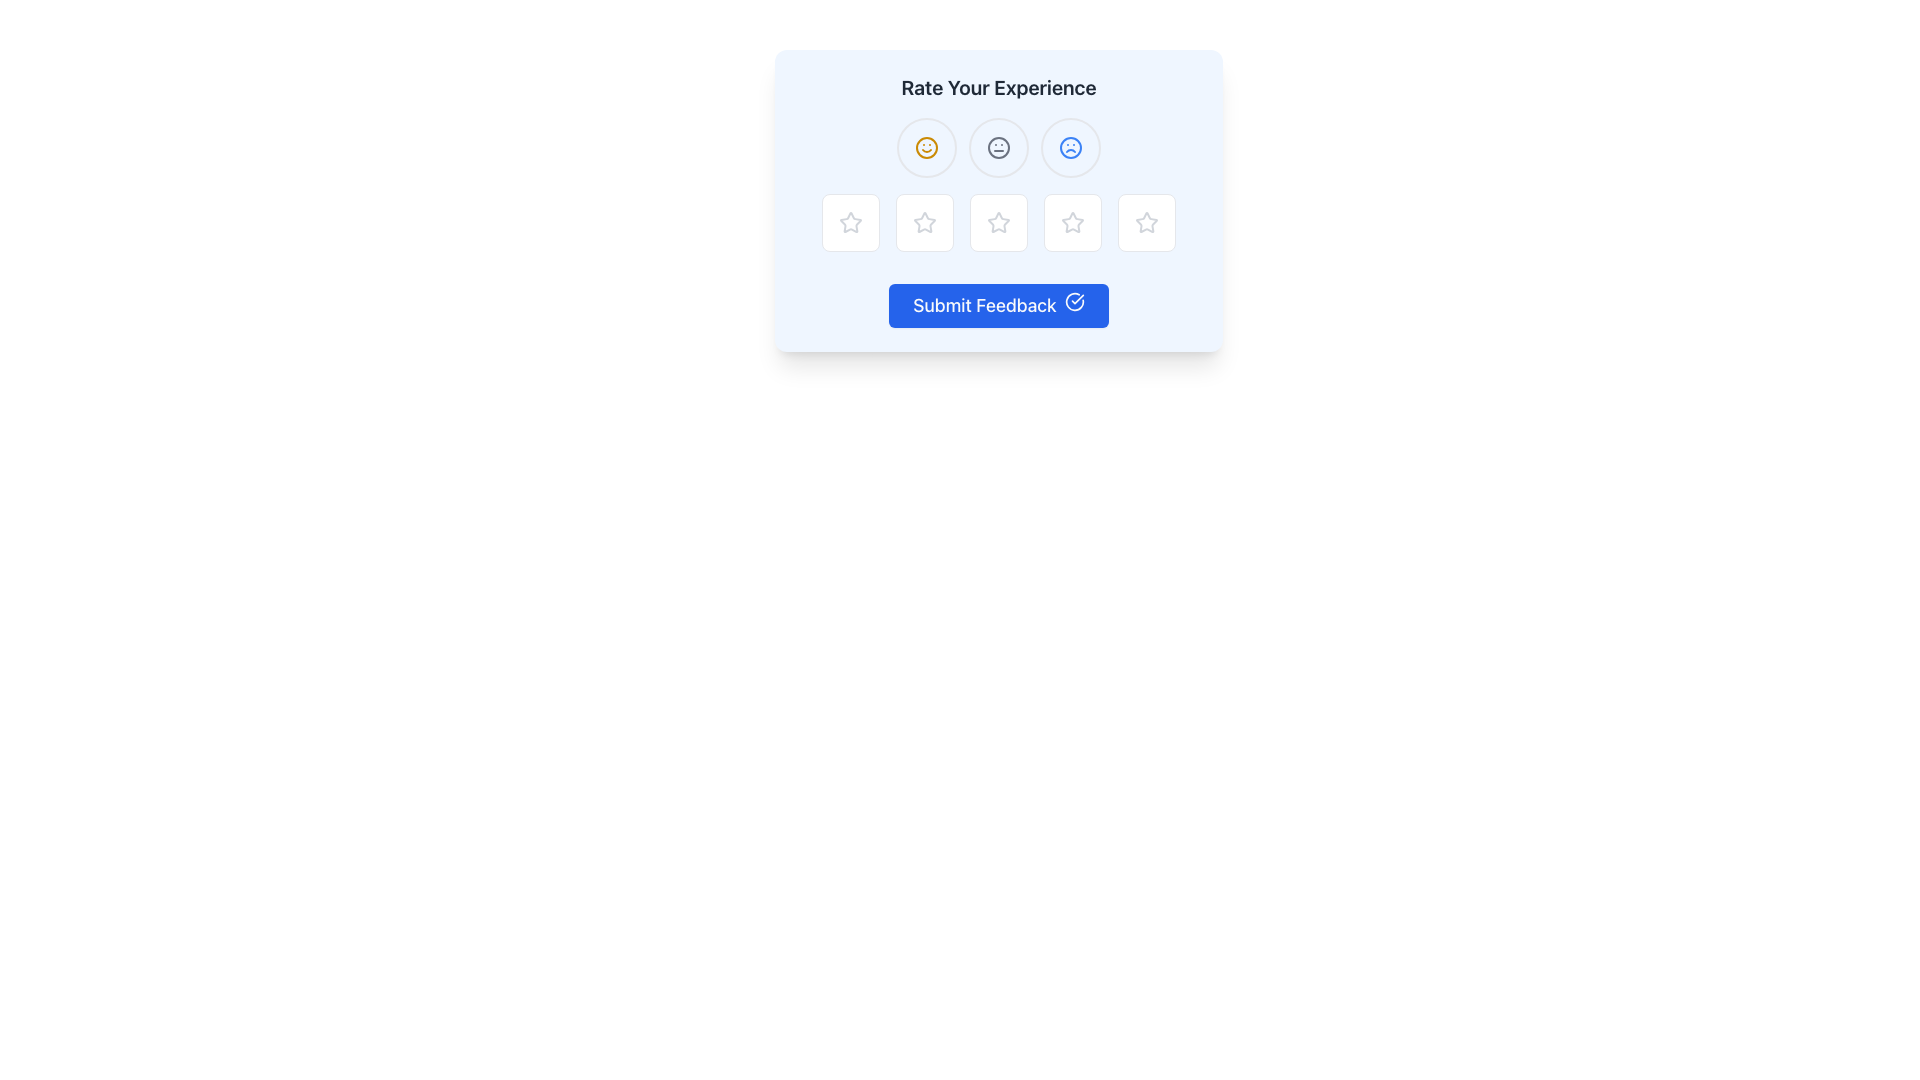 Image resolution: width=1920 pixels, height=1080 pixels. I want to click on the fourth star icon in the rating system, so click(1072, 223).